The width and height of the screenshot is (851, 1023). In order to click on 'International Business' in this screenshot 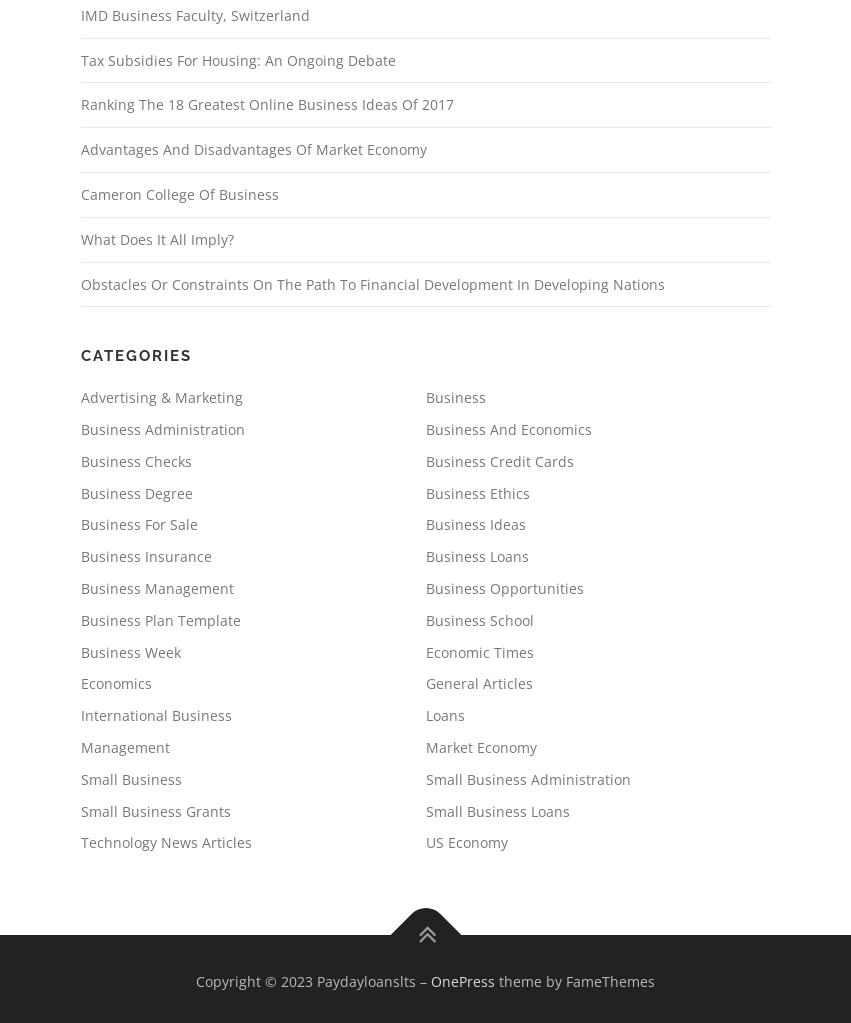, I will do `click(154, 715)`.